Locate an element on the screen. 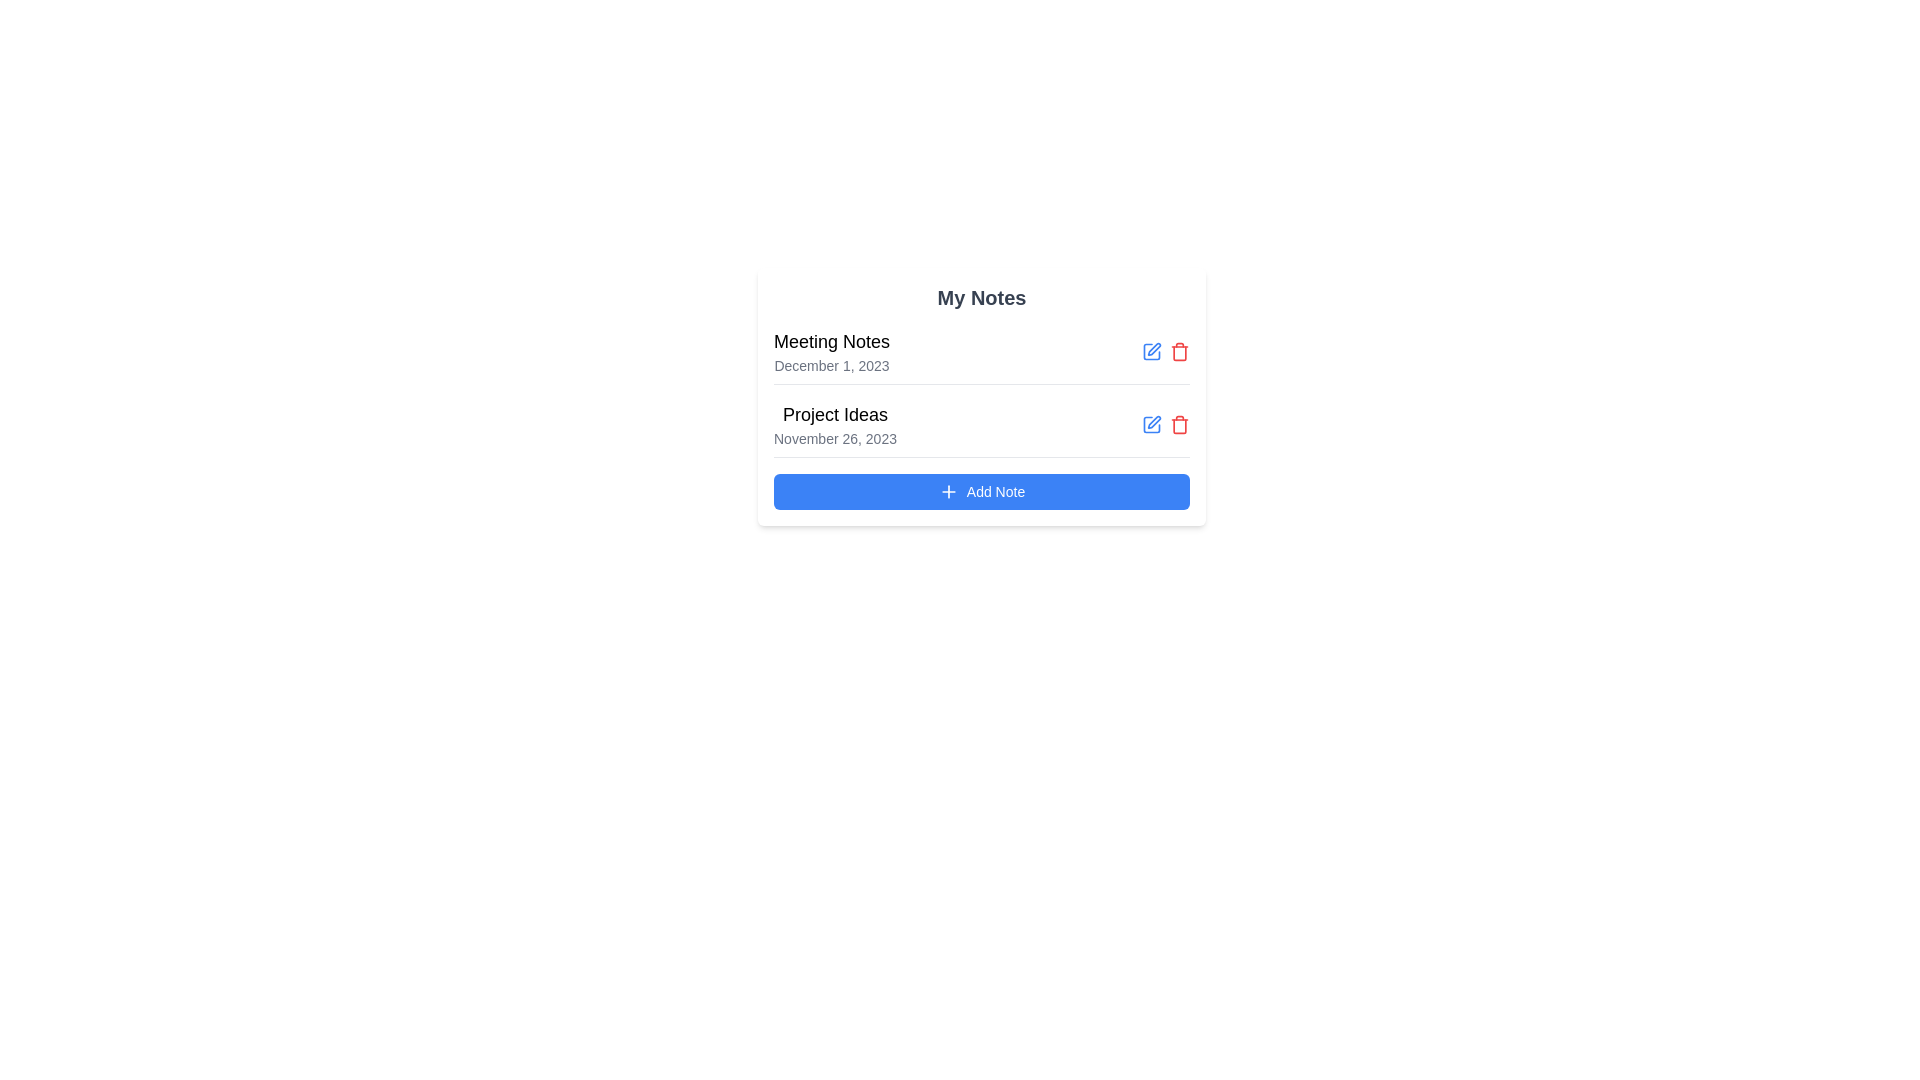 This screenshot has height=1080, width=1920. the textual display titled 'My Notes' which contains the title and timestamp of the note entry located on the second row, between 'Meeting Notes' and the 'Add Note' button is located at coordinates (835, 423).